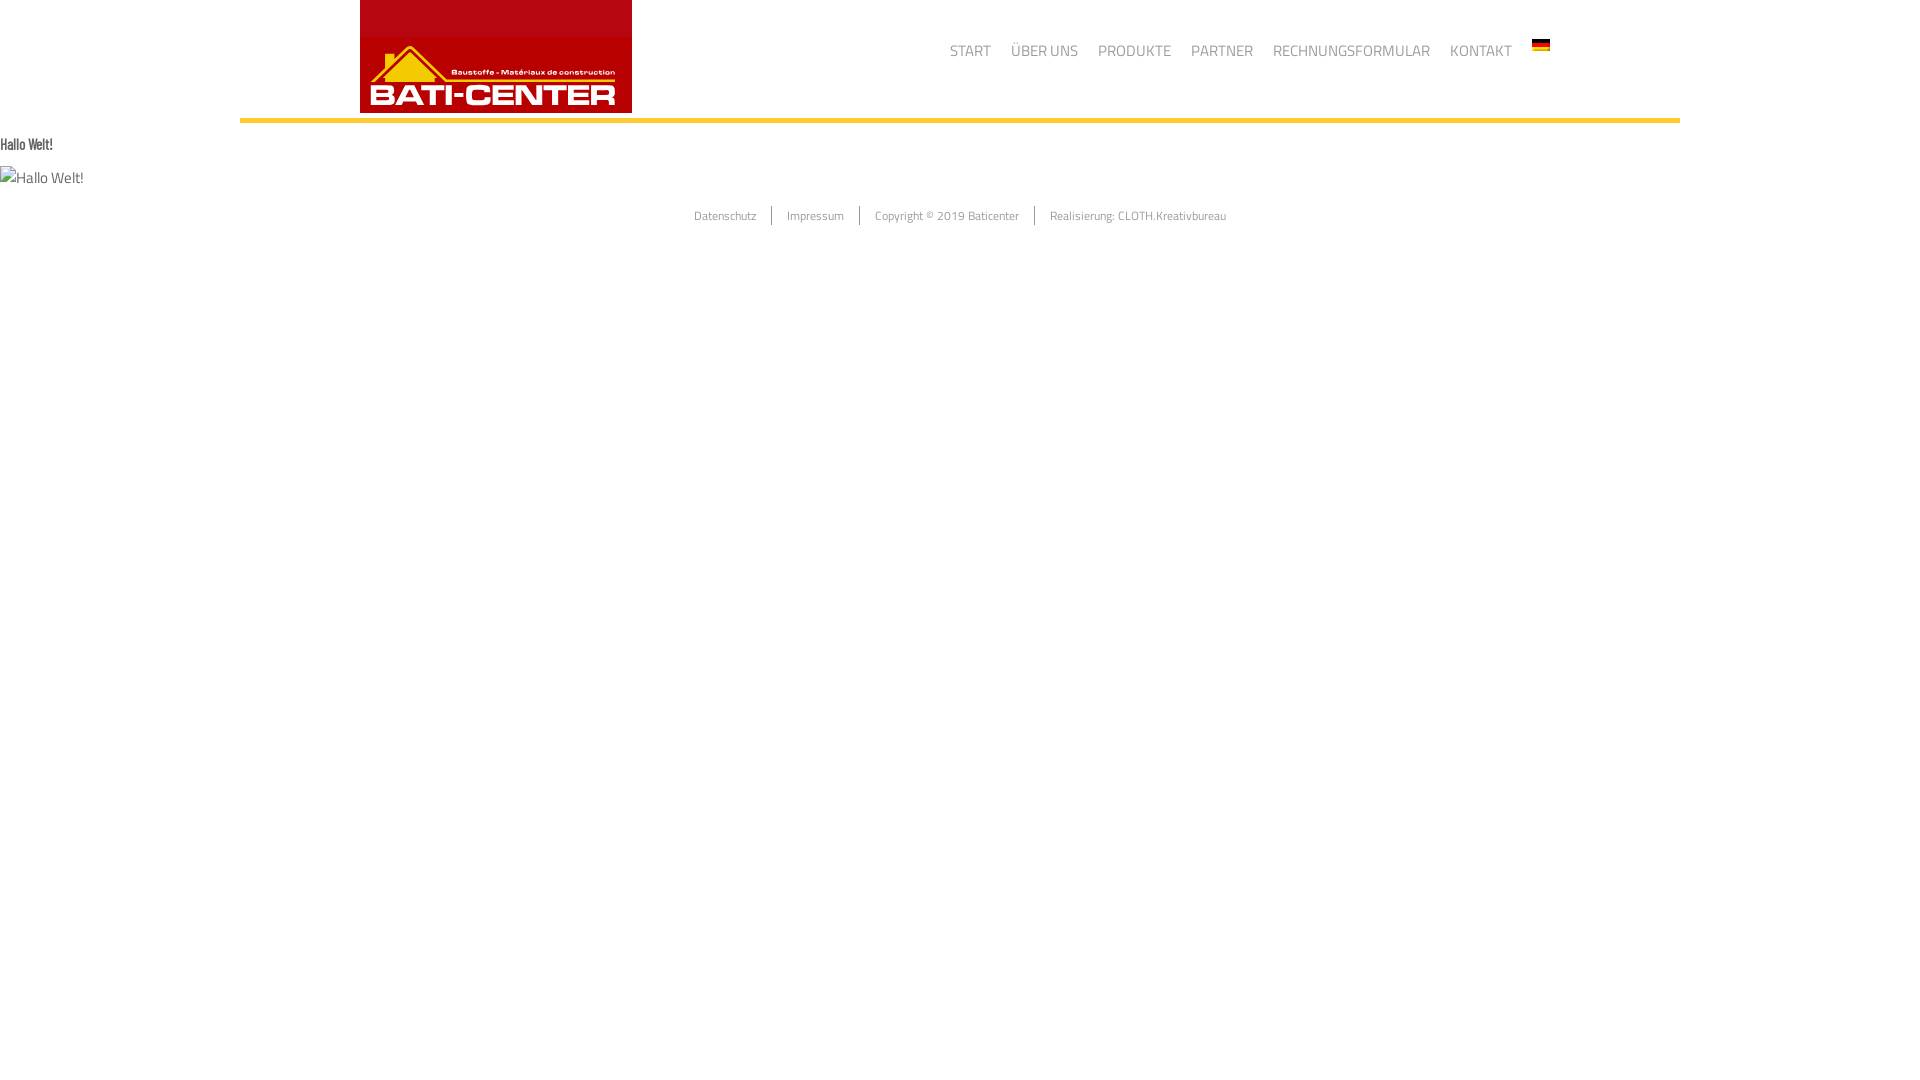  Describe the element at coordinates (1481, 48) in the screenshot. I see `'KONTAKT'` at that location.